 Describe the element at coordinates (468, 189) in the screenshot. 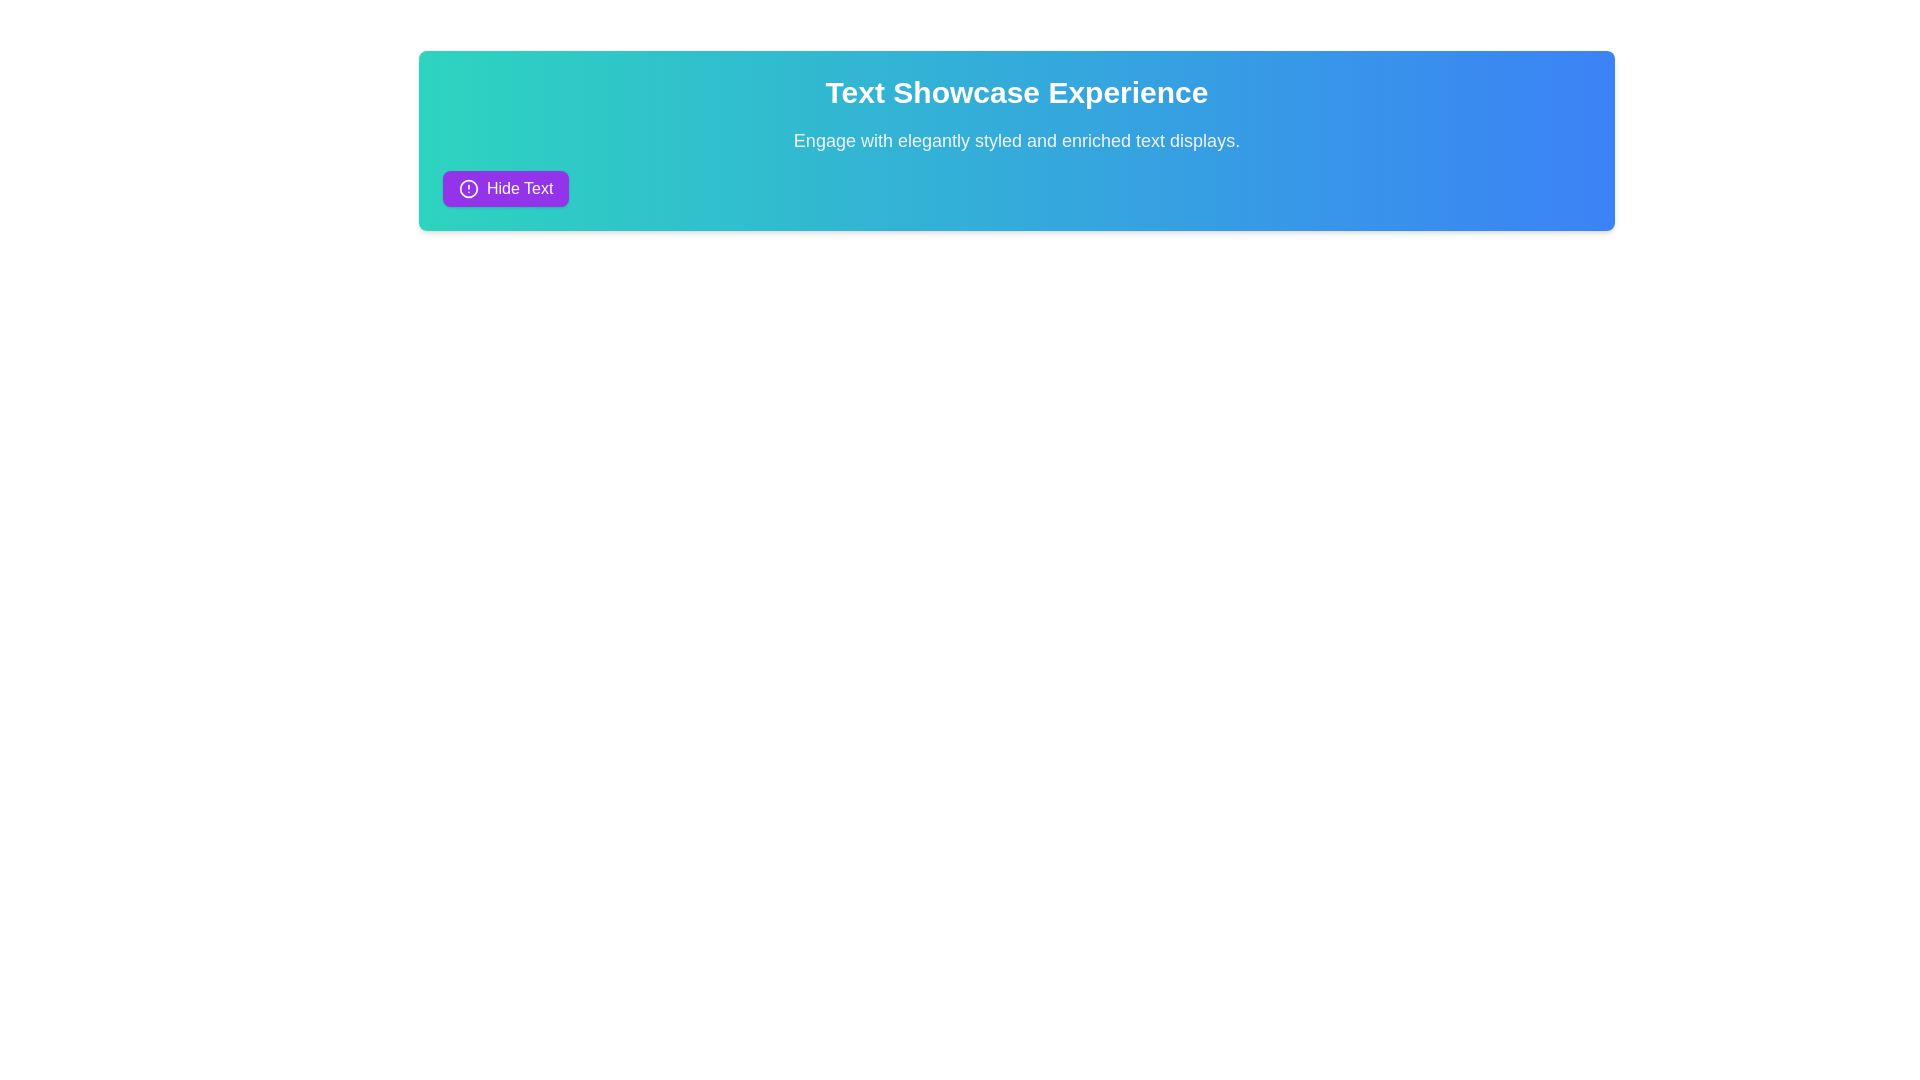

I see `the circular alert icon with a purple background and white stroke, located to the left of the 'Hide Text' button` at that location.